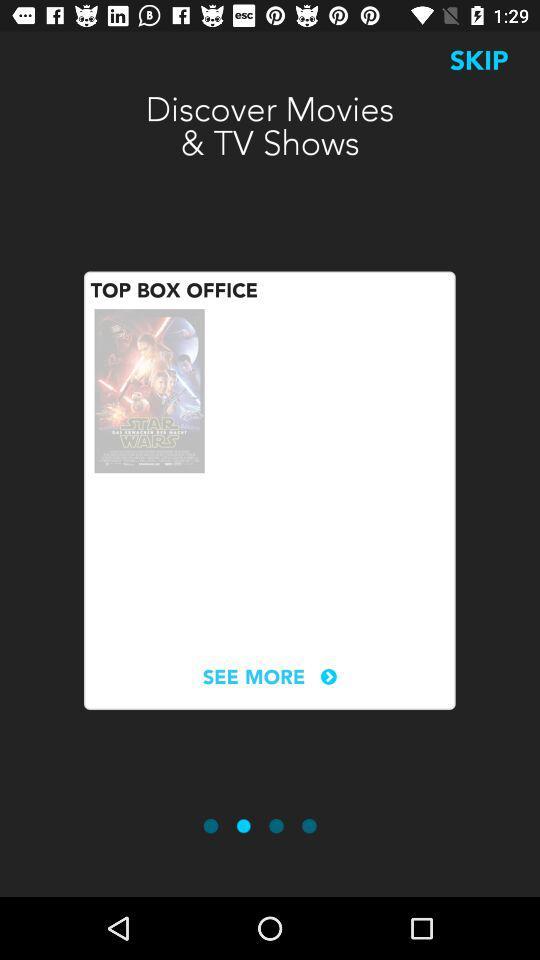 This screenshot has height=960, width=540. I want to click on the icon next to discover movies tv icon, so click(478, 59).